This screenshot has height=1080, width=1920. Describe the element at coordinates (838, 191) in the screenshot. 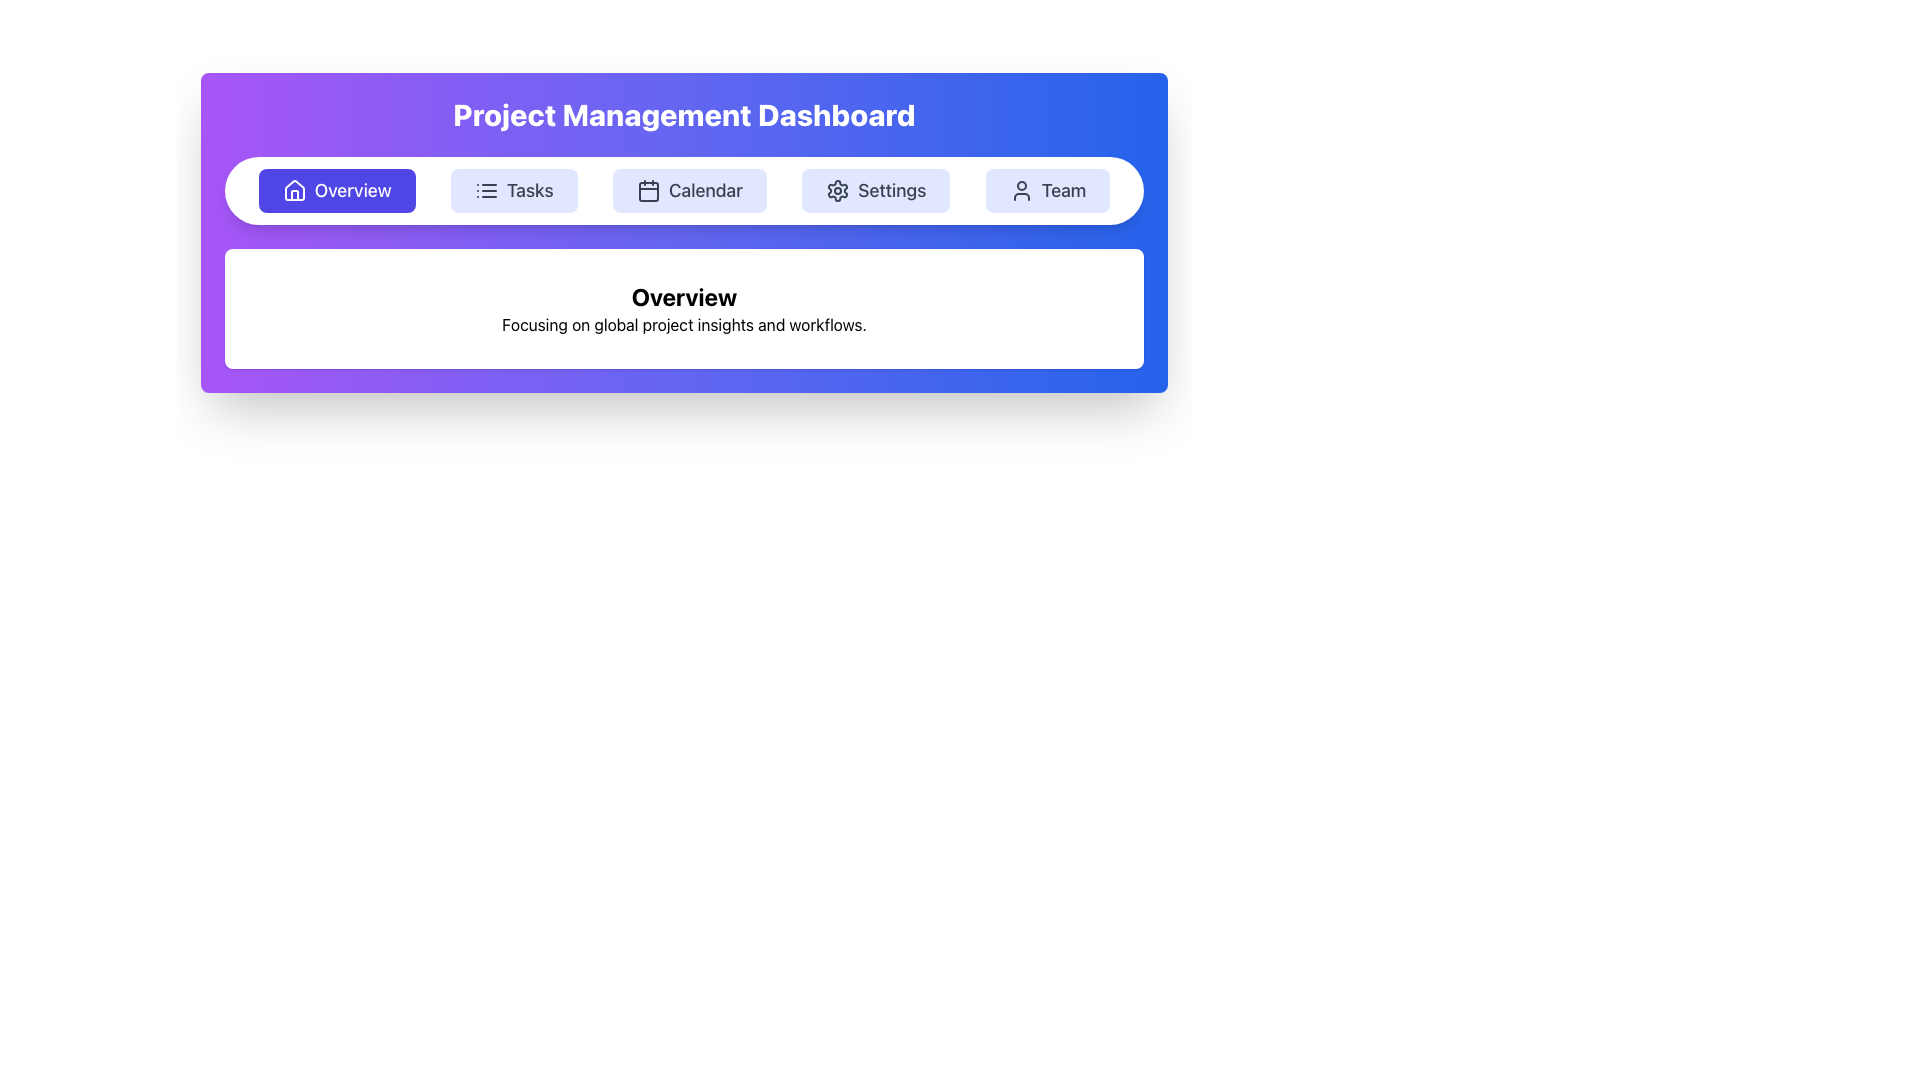

I see `the settings cogwheel icon button located in the navigation menu` at that location.